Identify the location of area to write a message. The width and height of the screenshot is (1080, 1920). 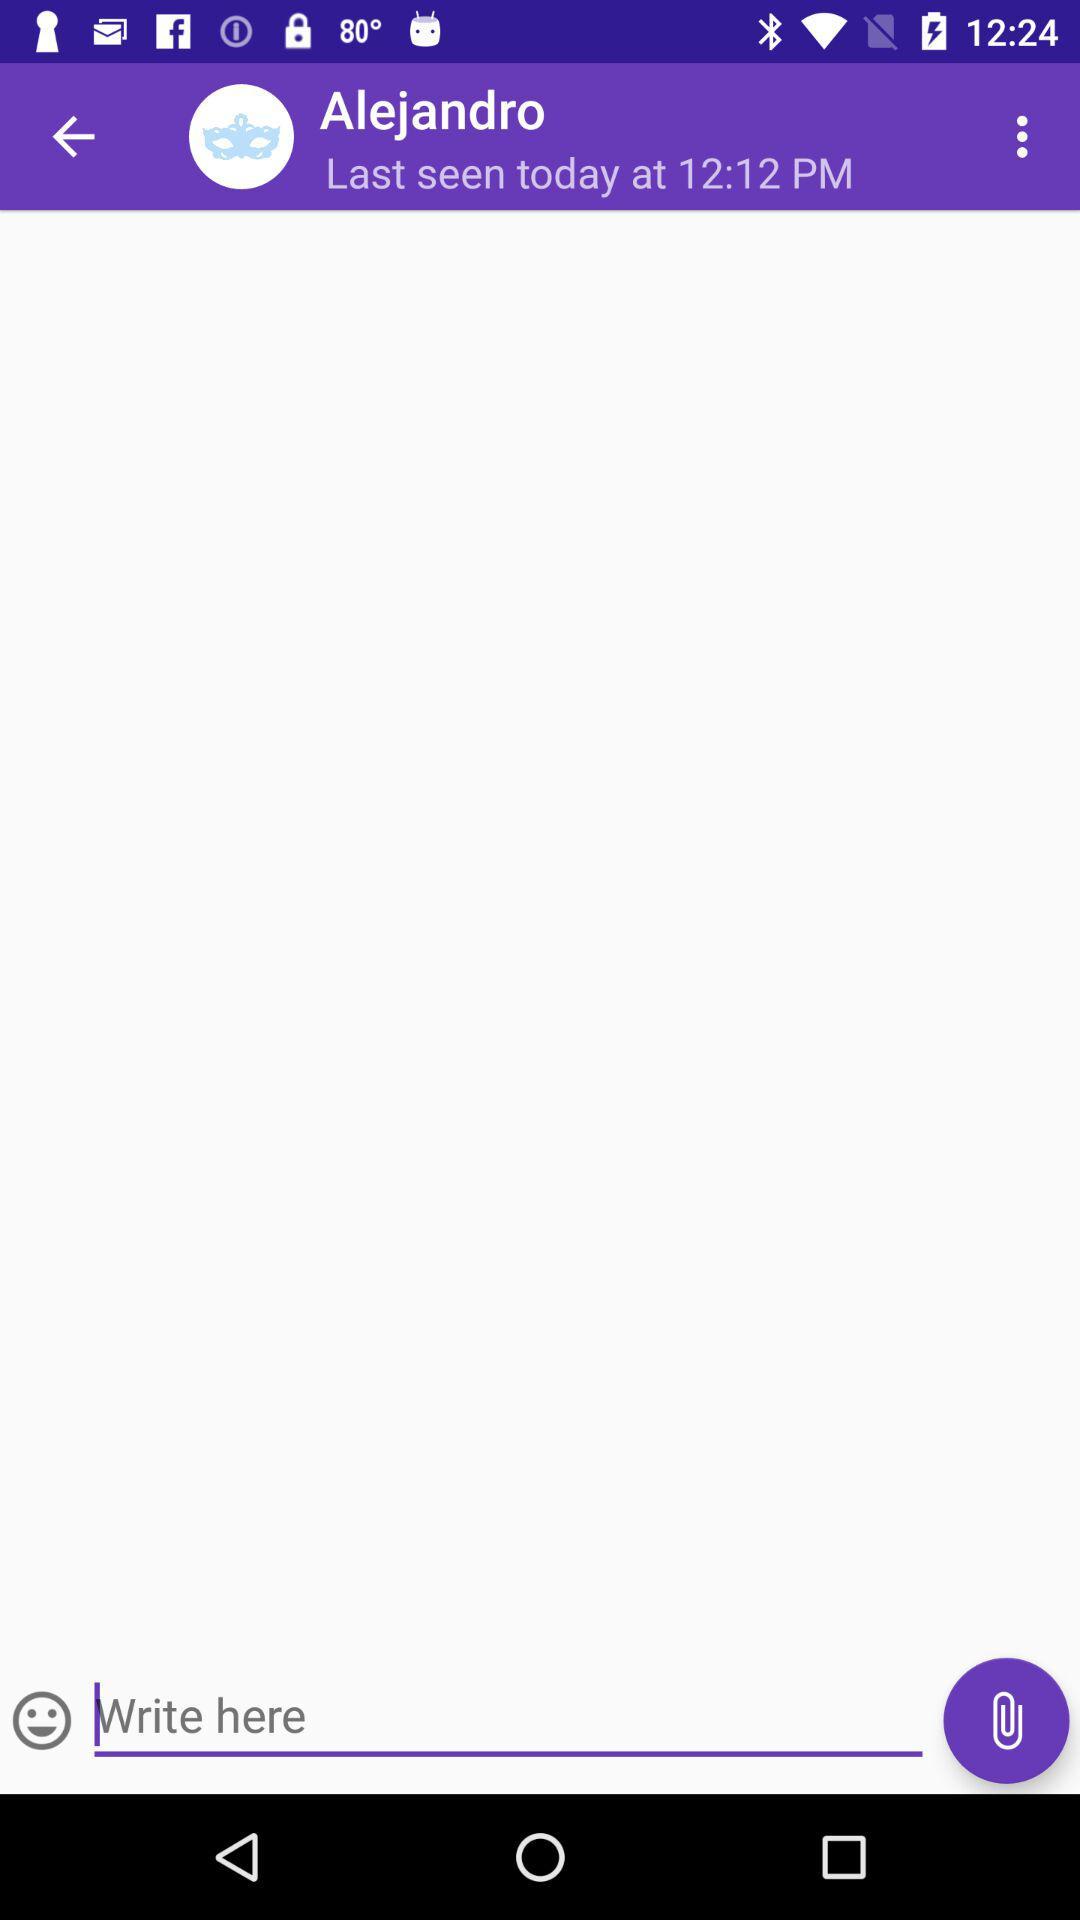
(507, 1714).